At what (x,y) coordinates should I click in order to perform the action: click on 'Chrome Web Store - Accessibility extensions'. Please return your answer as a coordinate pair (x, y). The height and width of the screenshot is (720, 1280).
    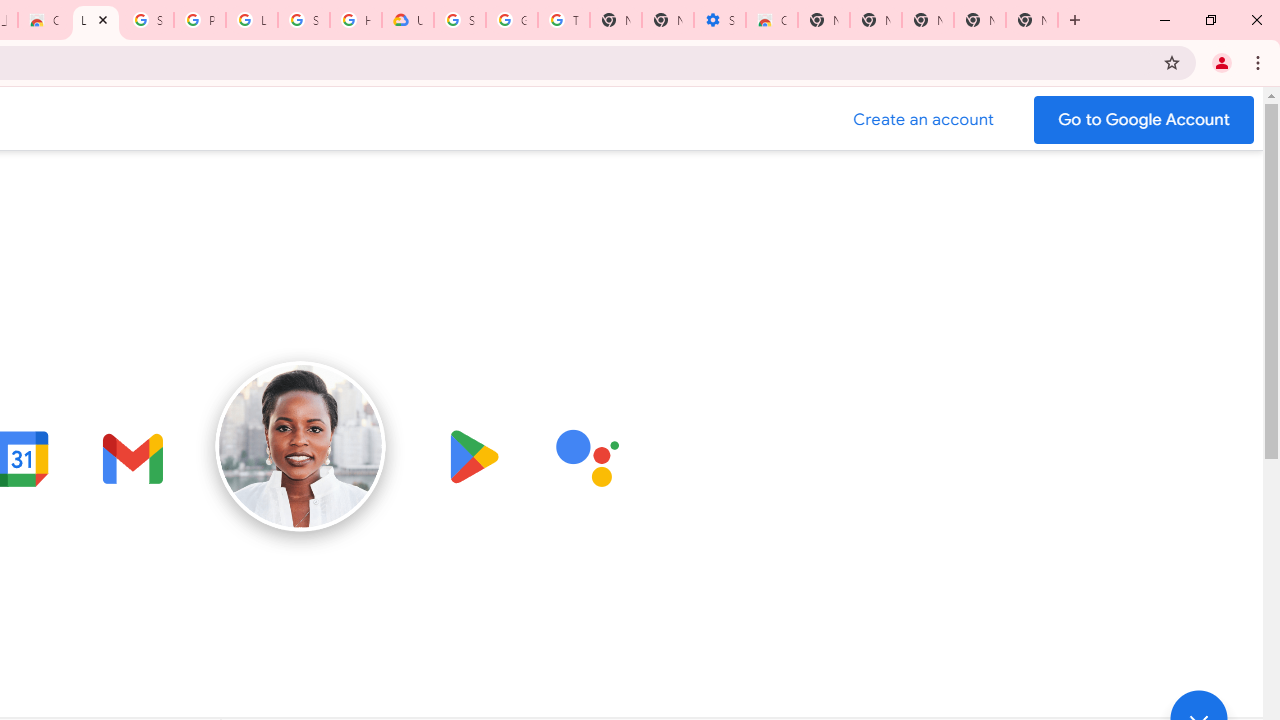
    Looking at the image, I should click on (770, 20).